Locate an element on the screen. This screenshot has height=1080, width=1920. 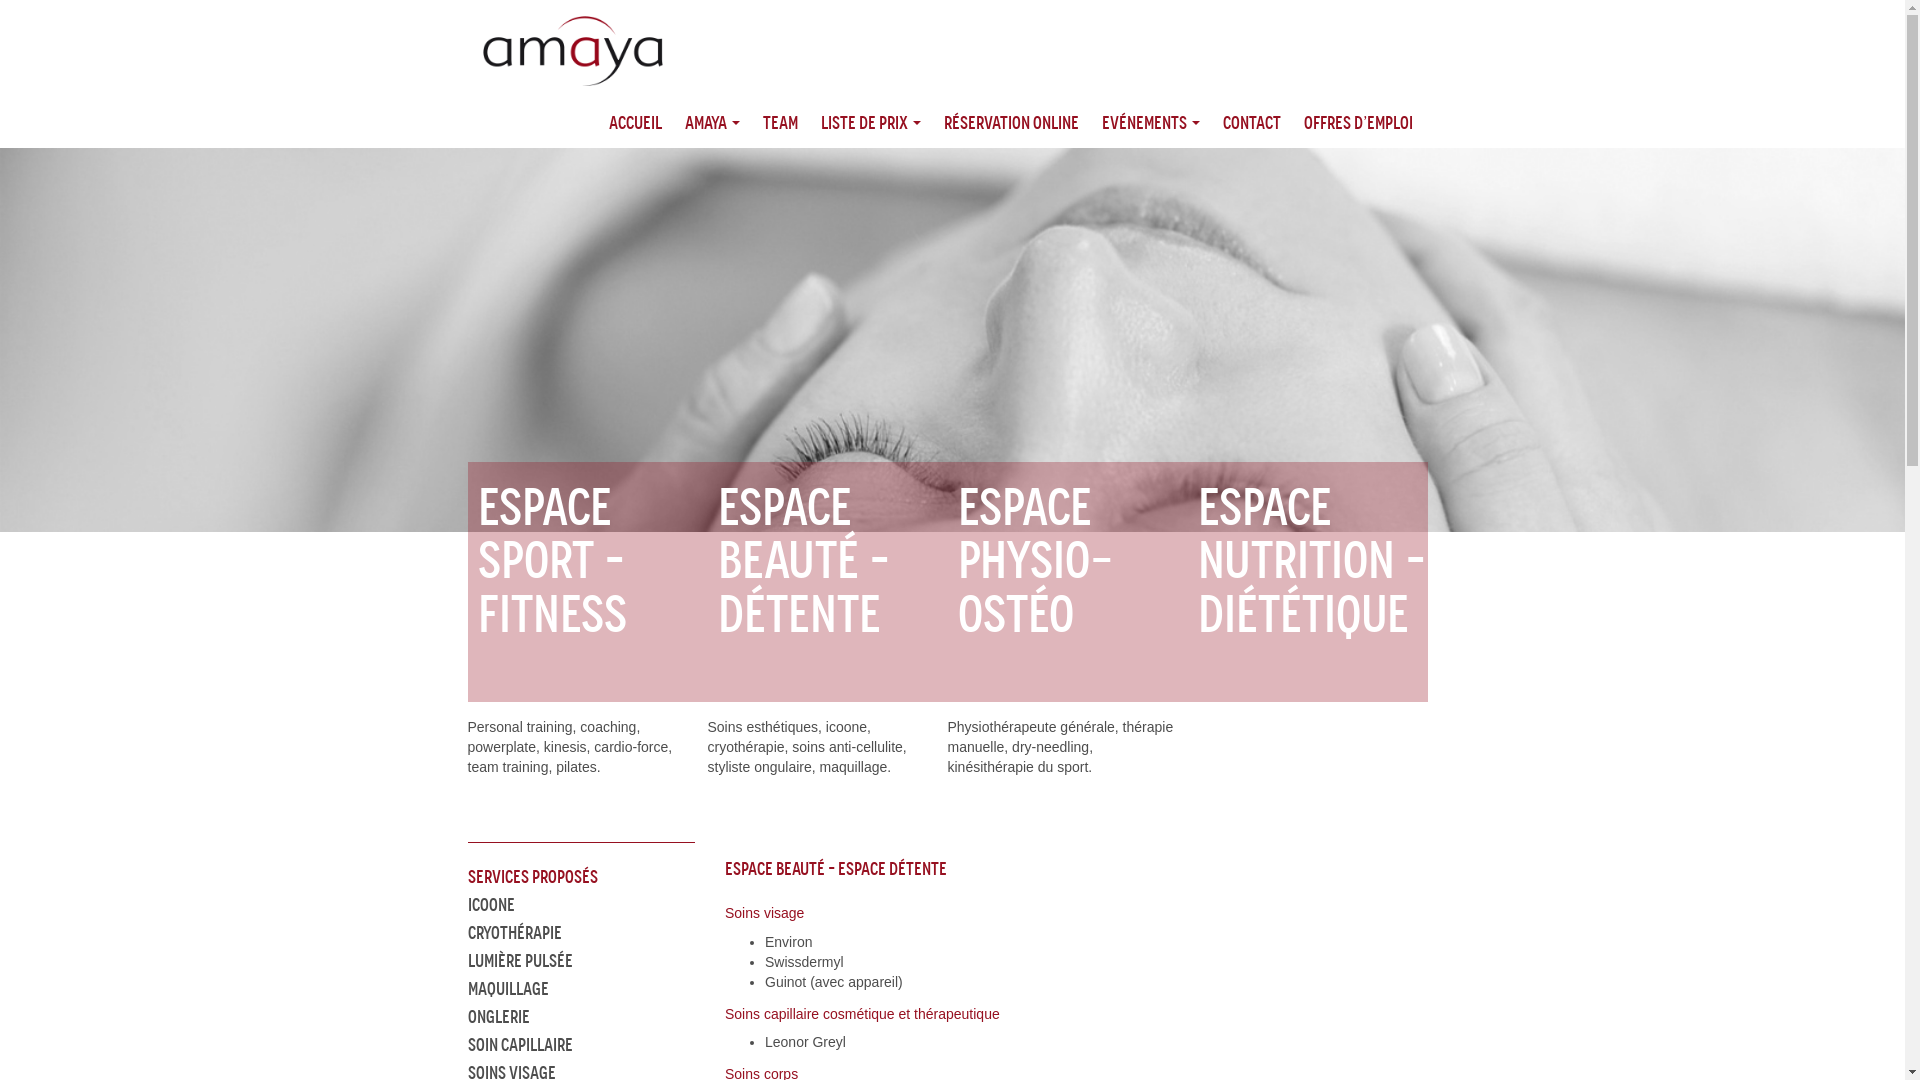
'CONTACT' is located at coordinates (1250, 123).